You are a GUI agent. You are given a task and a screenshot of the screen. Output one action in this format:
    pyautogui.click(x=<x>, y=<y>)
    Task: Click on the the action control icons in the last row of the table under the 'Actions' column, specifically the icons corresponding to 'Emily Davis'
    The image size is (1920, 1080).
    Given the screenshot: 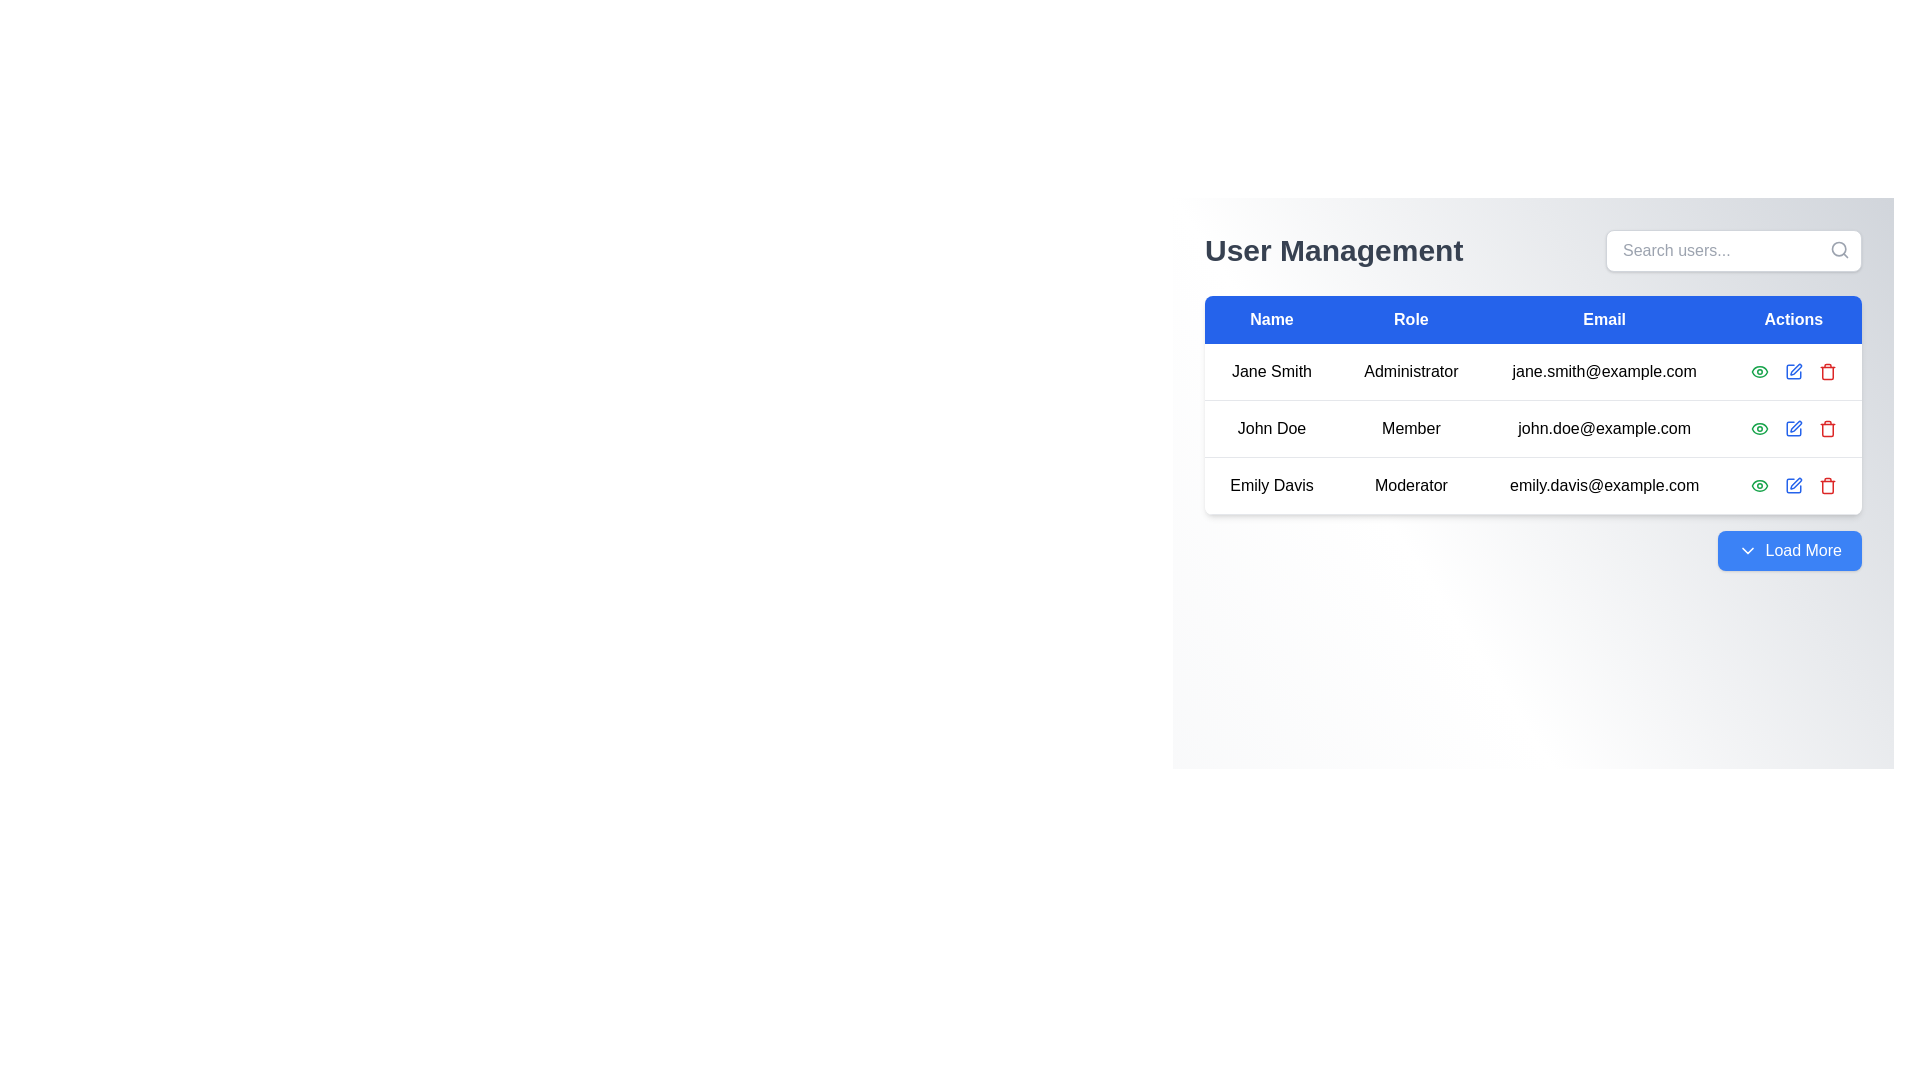 What is the action you would take?
    pyautogui.click(x=1793, y=486)
    